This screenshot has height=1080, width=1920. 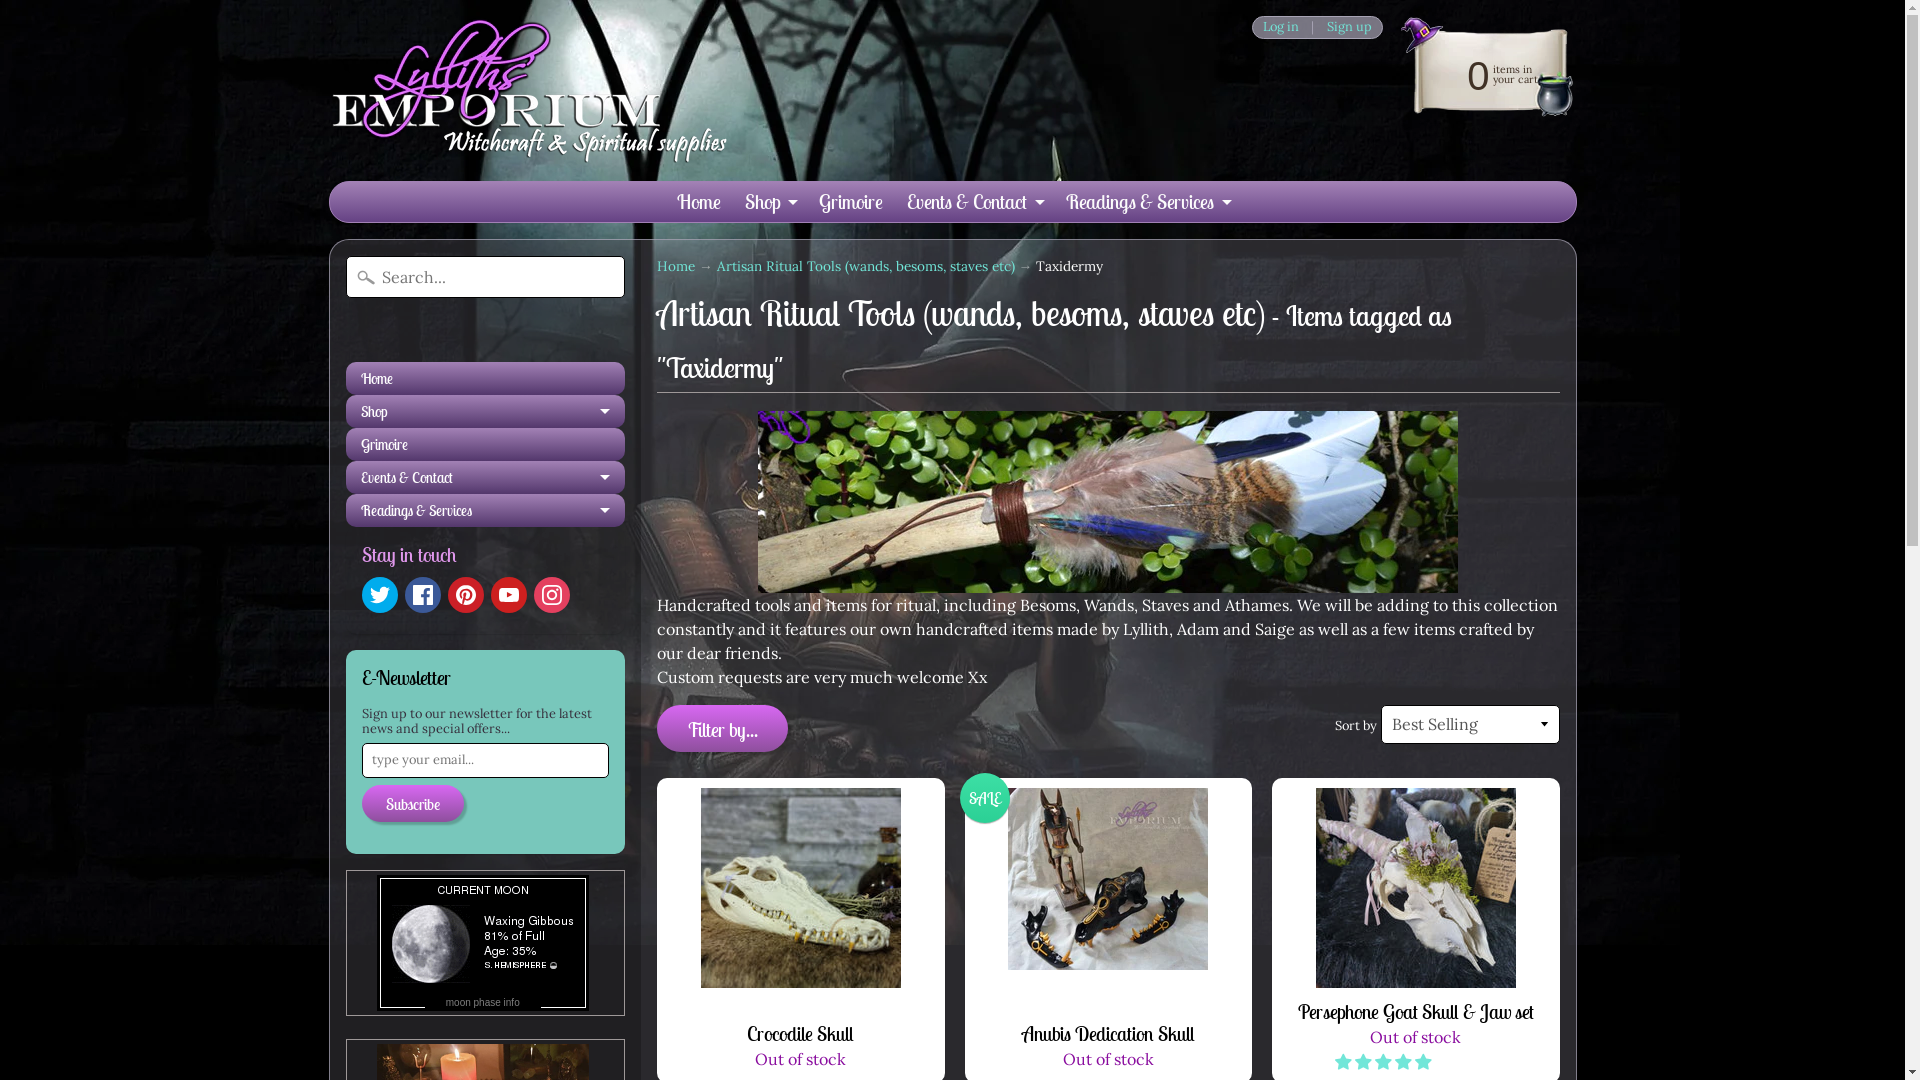 What do you see at coordinates (528, 90) in the screenshot?
I see `'Lylliths' Emporium'` at bounding box center [528, 90].